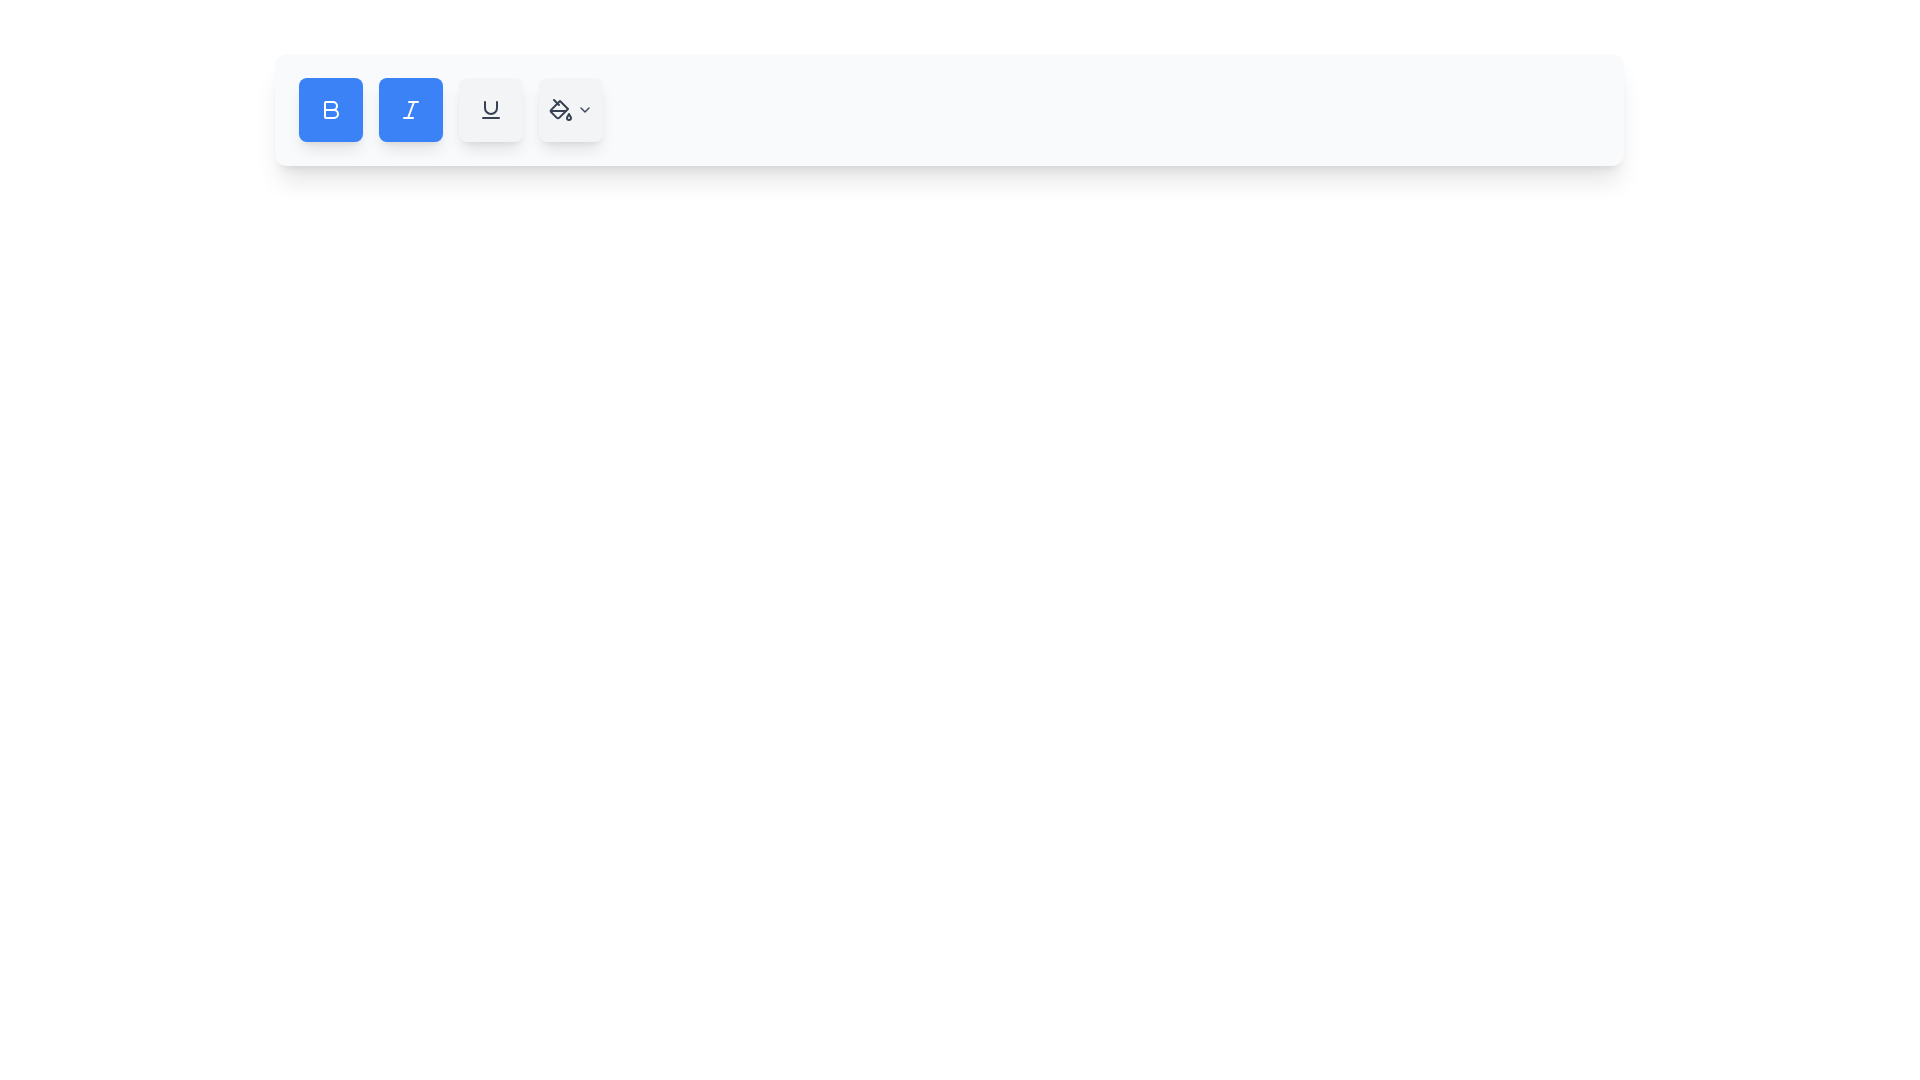 The image size is (1920, 1080). I want to click on the button containing the bold 'B' icon in the toolbar, which represents bold text functionality, so click(331, 110).